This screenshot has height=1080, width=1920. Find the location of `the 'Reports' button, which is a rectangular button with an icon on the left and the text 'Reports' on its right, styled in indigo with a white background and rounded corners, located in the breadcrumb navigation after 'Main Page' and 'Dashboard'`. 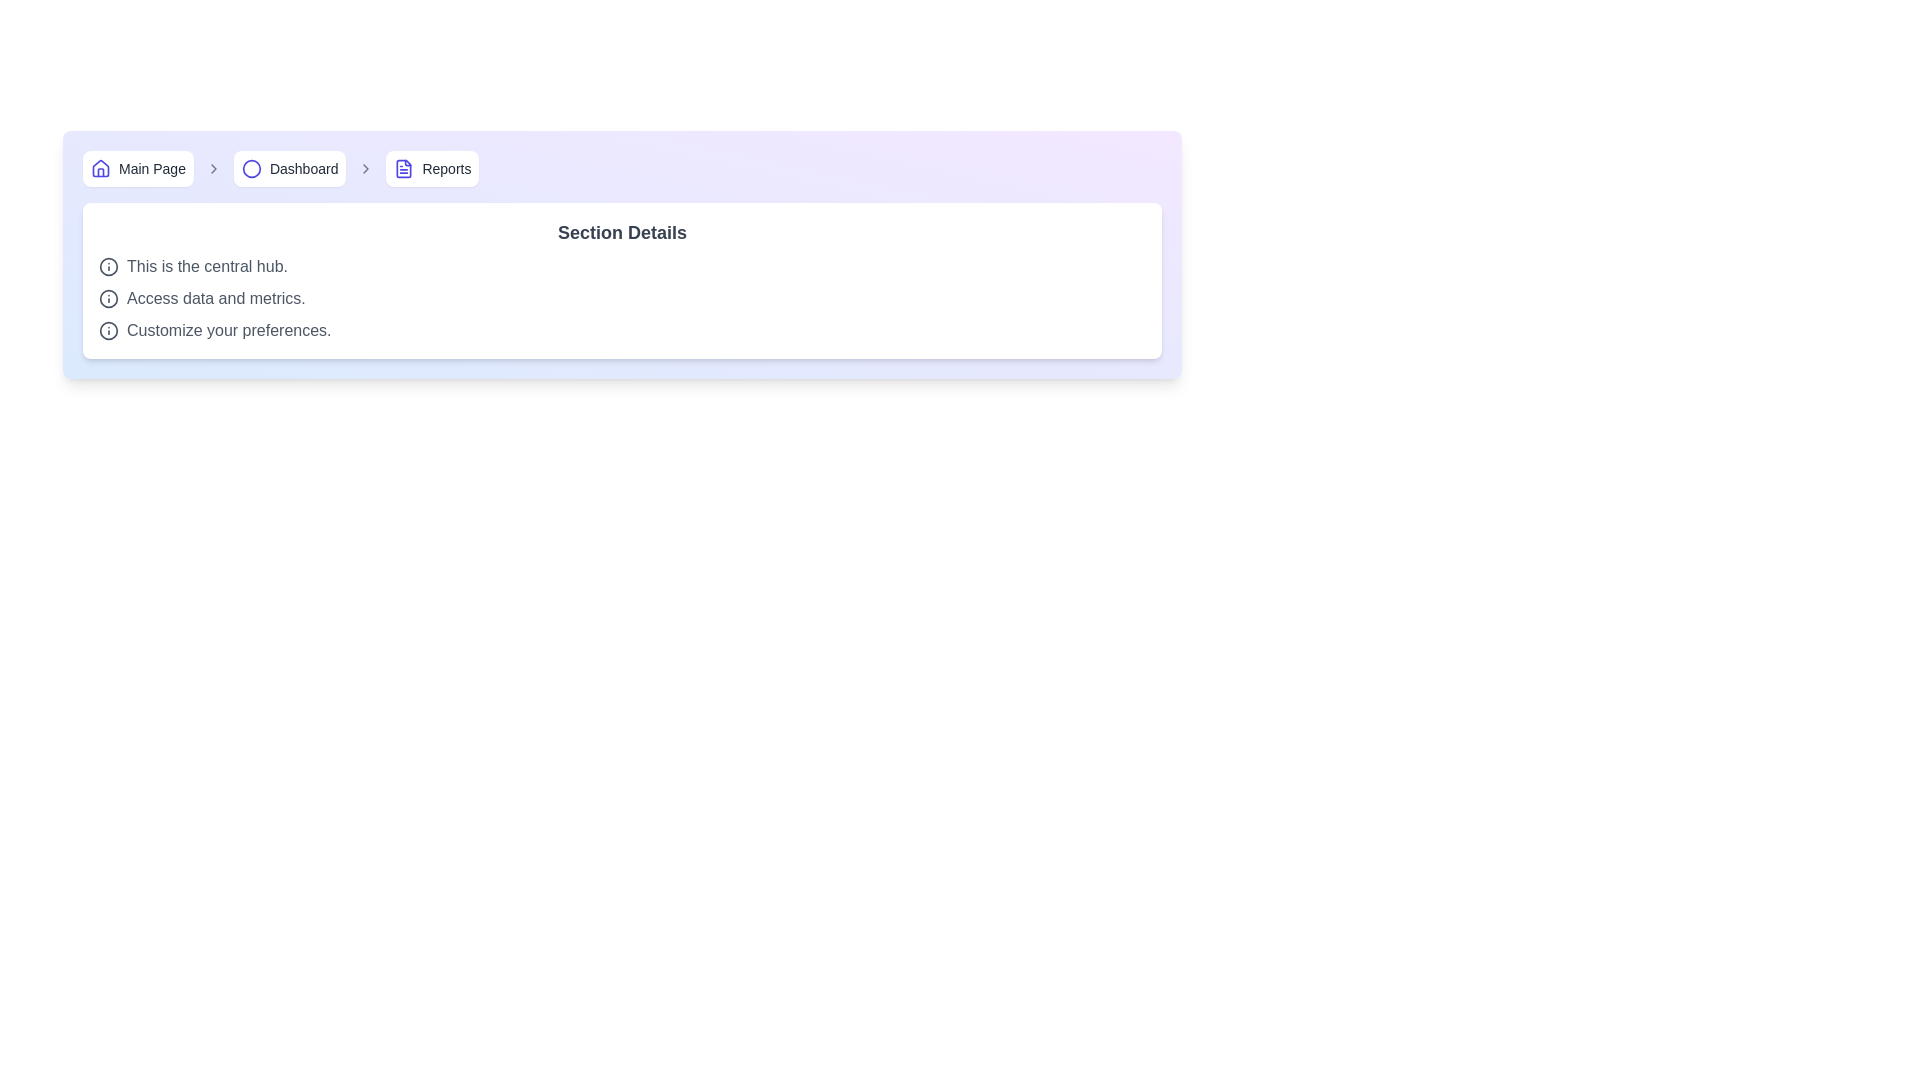

the 'Reports' button, which is a rectangular button with an icon on the left and the text 'Reports' on its right, styled in indigo with a white background and rounded corners, located in the breadcrumb navigation after 'Main Page' and 'Dashboard' is located at coordinates (431, 168).